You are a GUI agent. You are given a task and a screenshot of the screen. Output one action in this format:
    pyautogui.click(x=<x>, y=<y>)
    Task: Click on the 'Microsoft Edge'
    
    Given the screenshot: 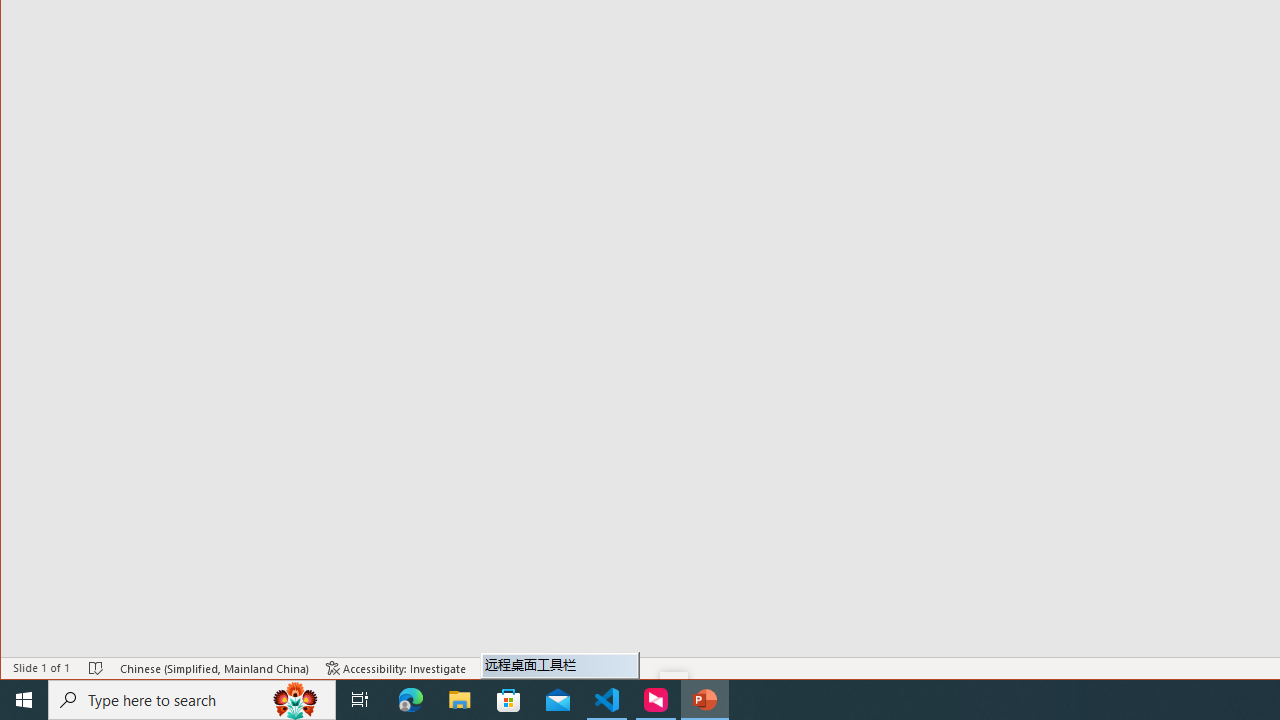 What is the action you would take?
    pyautogui.click(x=410, y=698)
    